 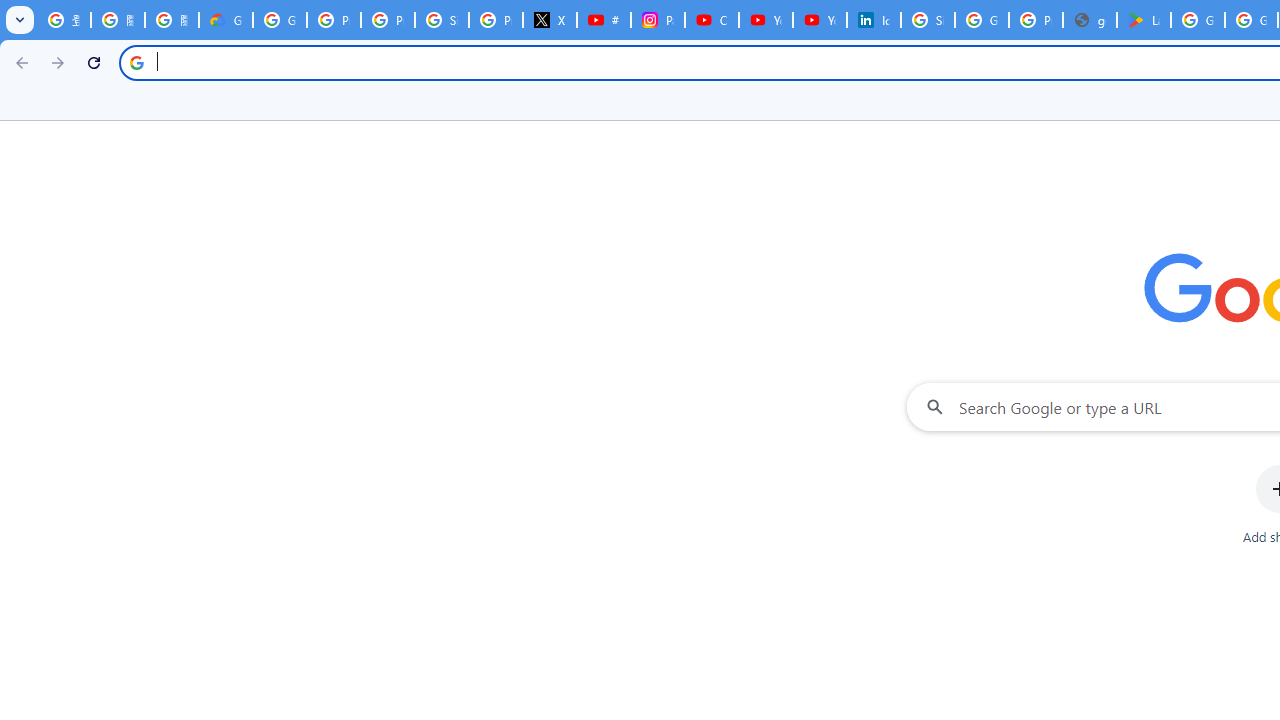 I want to click on '#nbabasketballhighlights - YouTube', so click(x=603, y=20).